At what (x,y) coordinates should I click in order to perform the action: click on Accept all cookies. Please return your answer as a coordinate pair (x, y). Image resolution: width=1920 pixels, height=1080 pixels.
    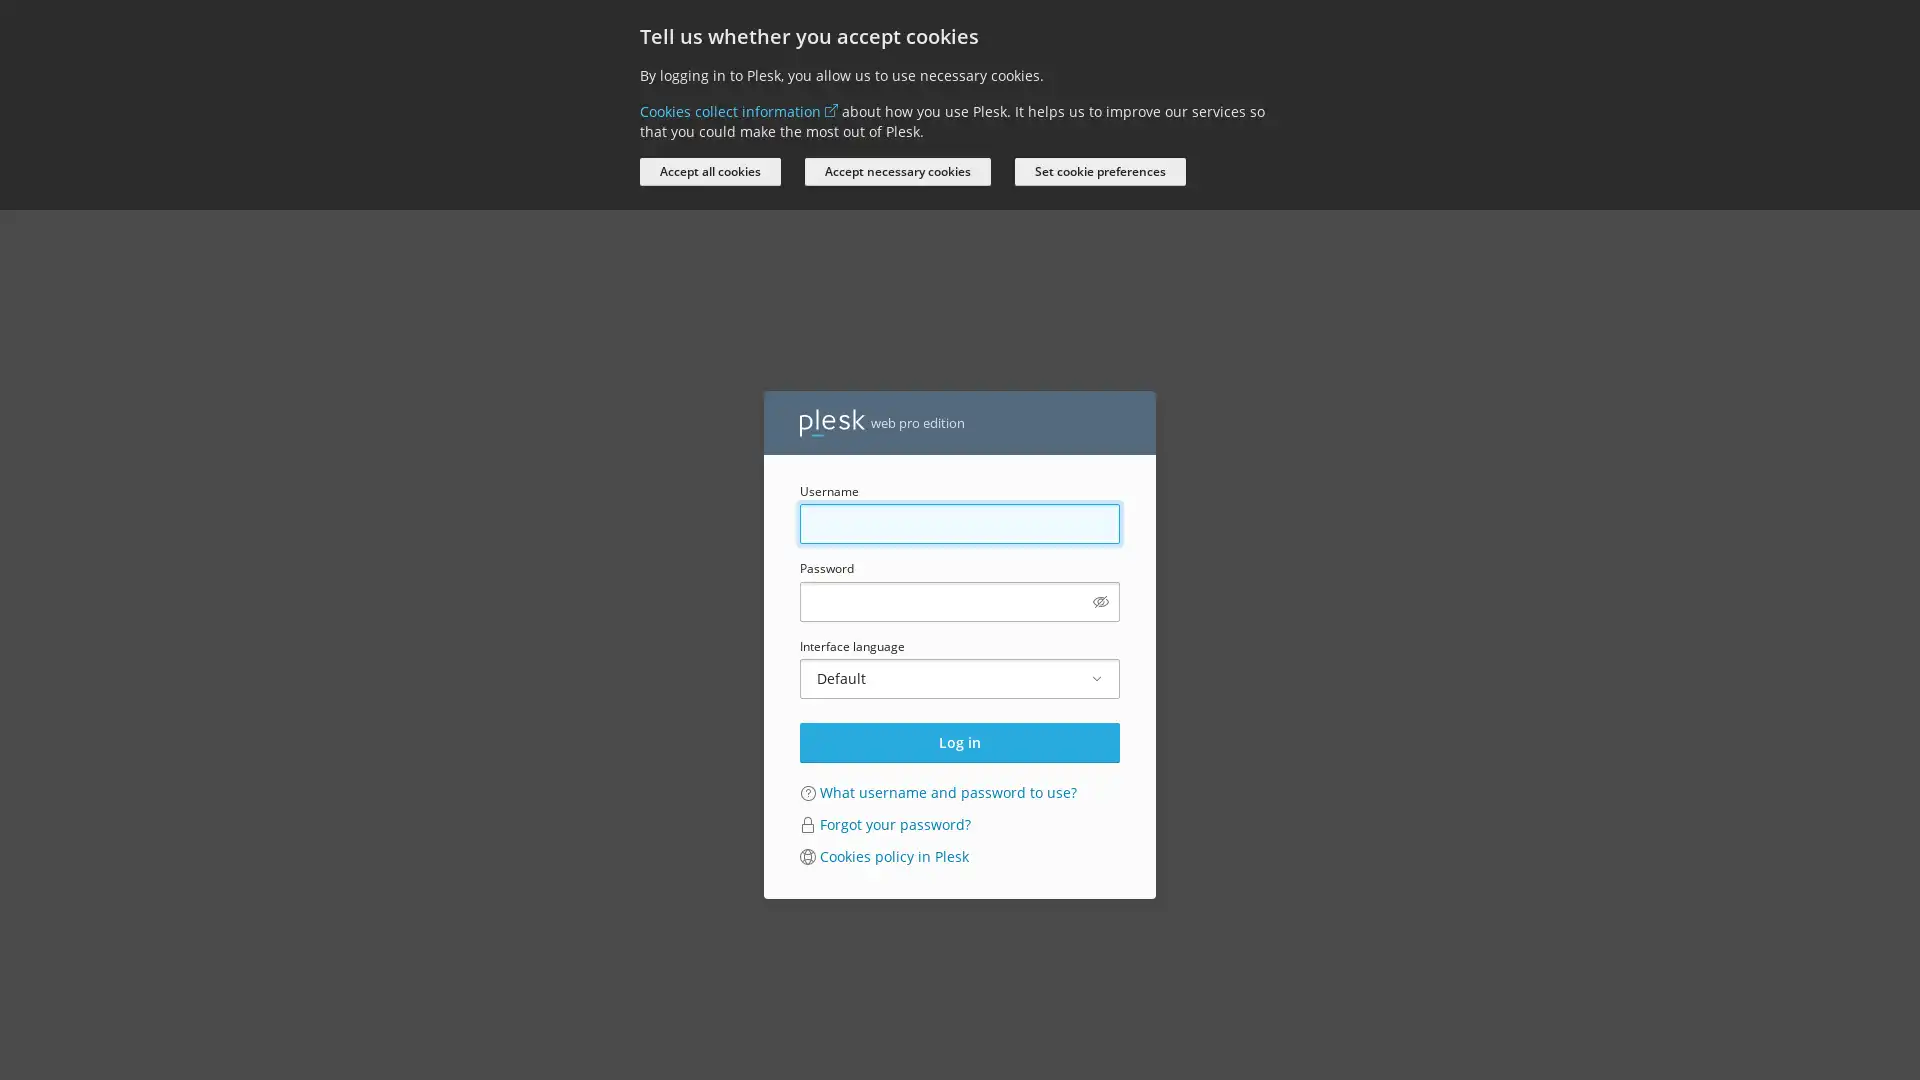
    Looking at the image, I should click on (710, 171).